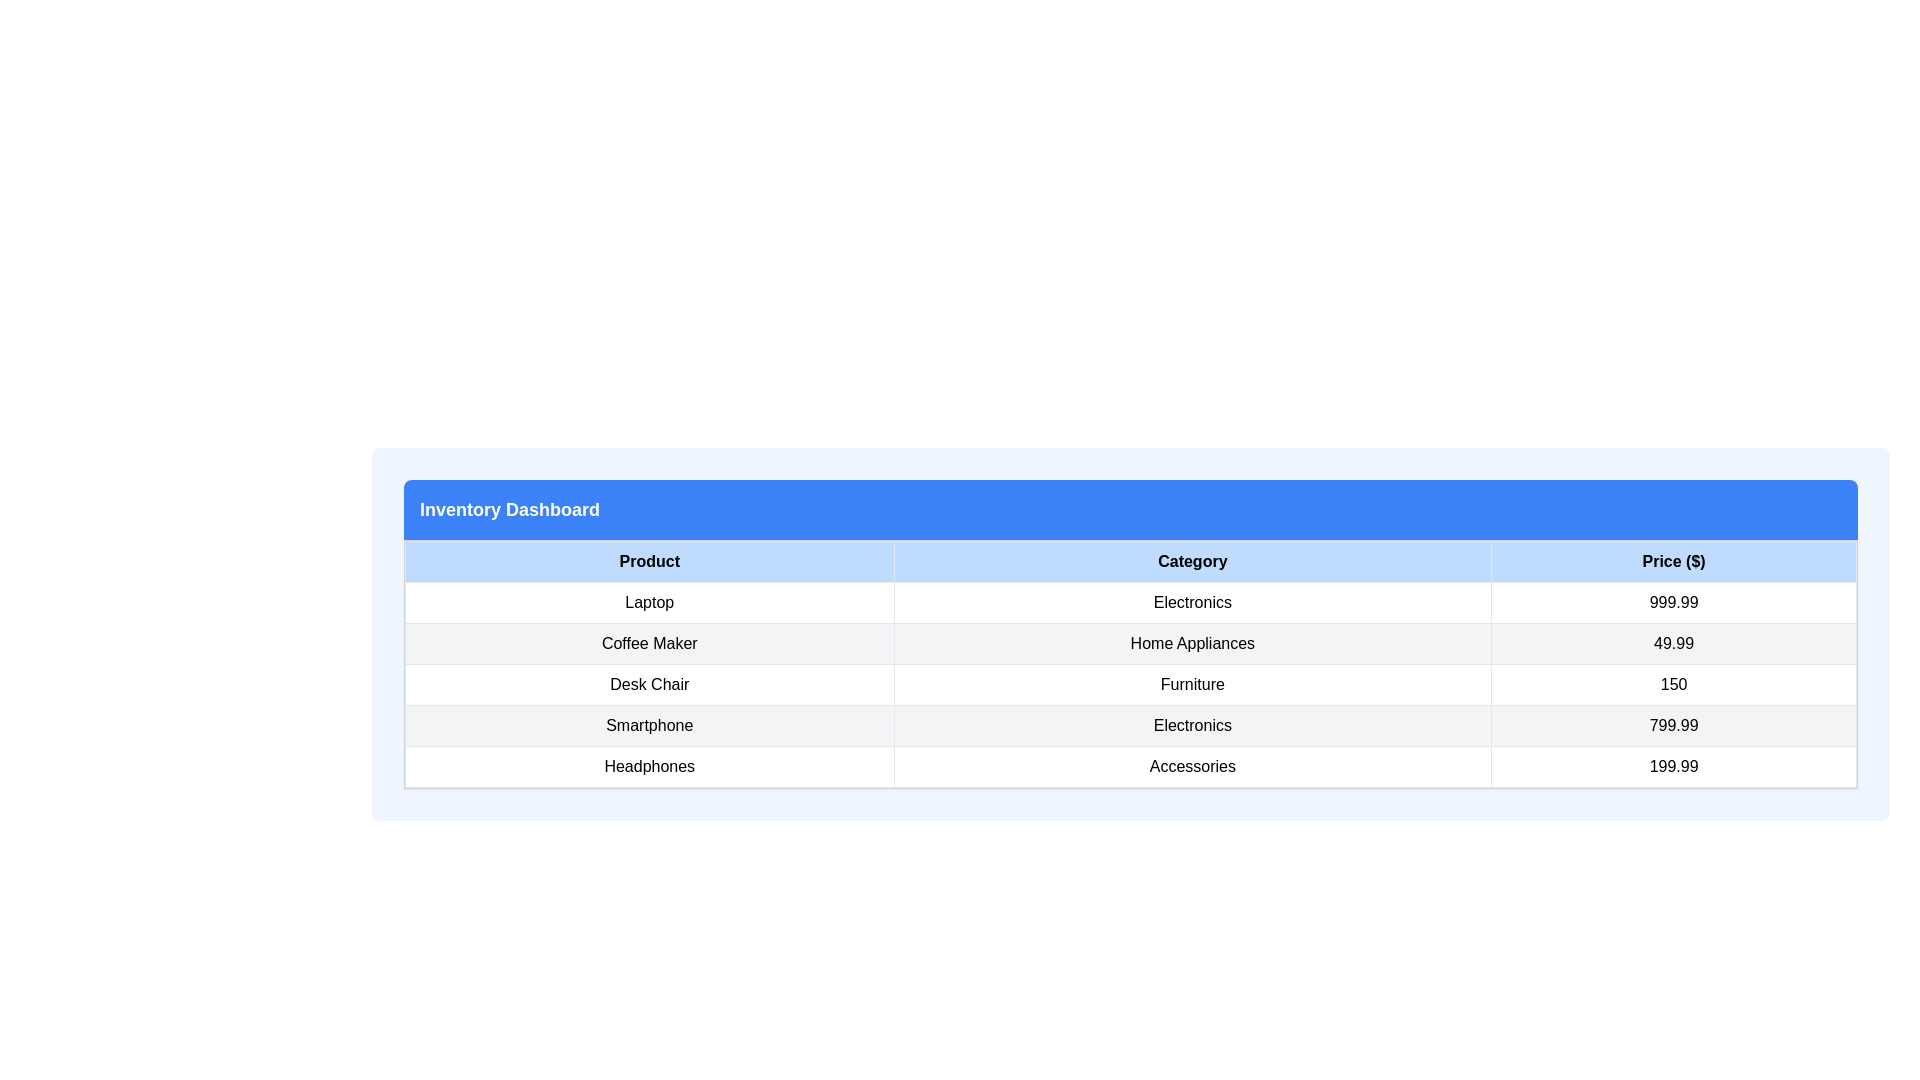 The height and width of the screenshot is (1080, 1920). Describe the element at coordinates (1131, 601) in the screenshot. I see `the first row of the table that displays product information for a 'Laptop' categorized under 'Electronics' with a price of '999.99'` at that location.